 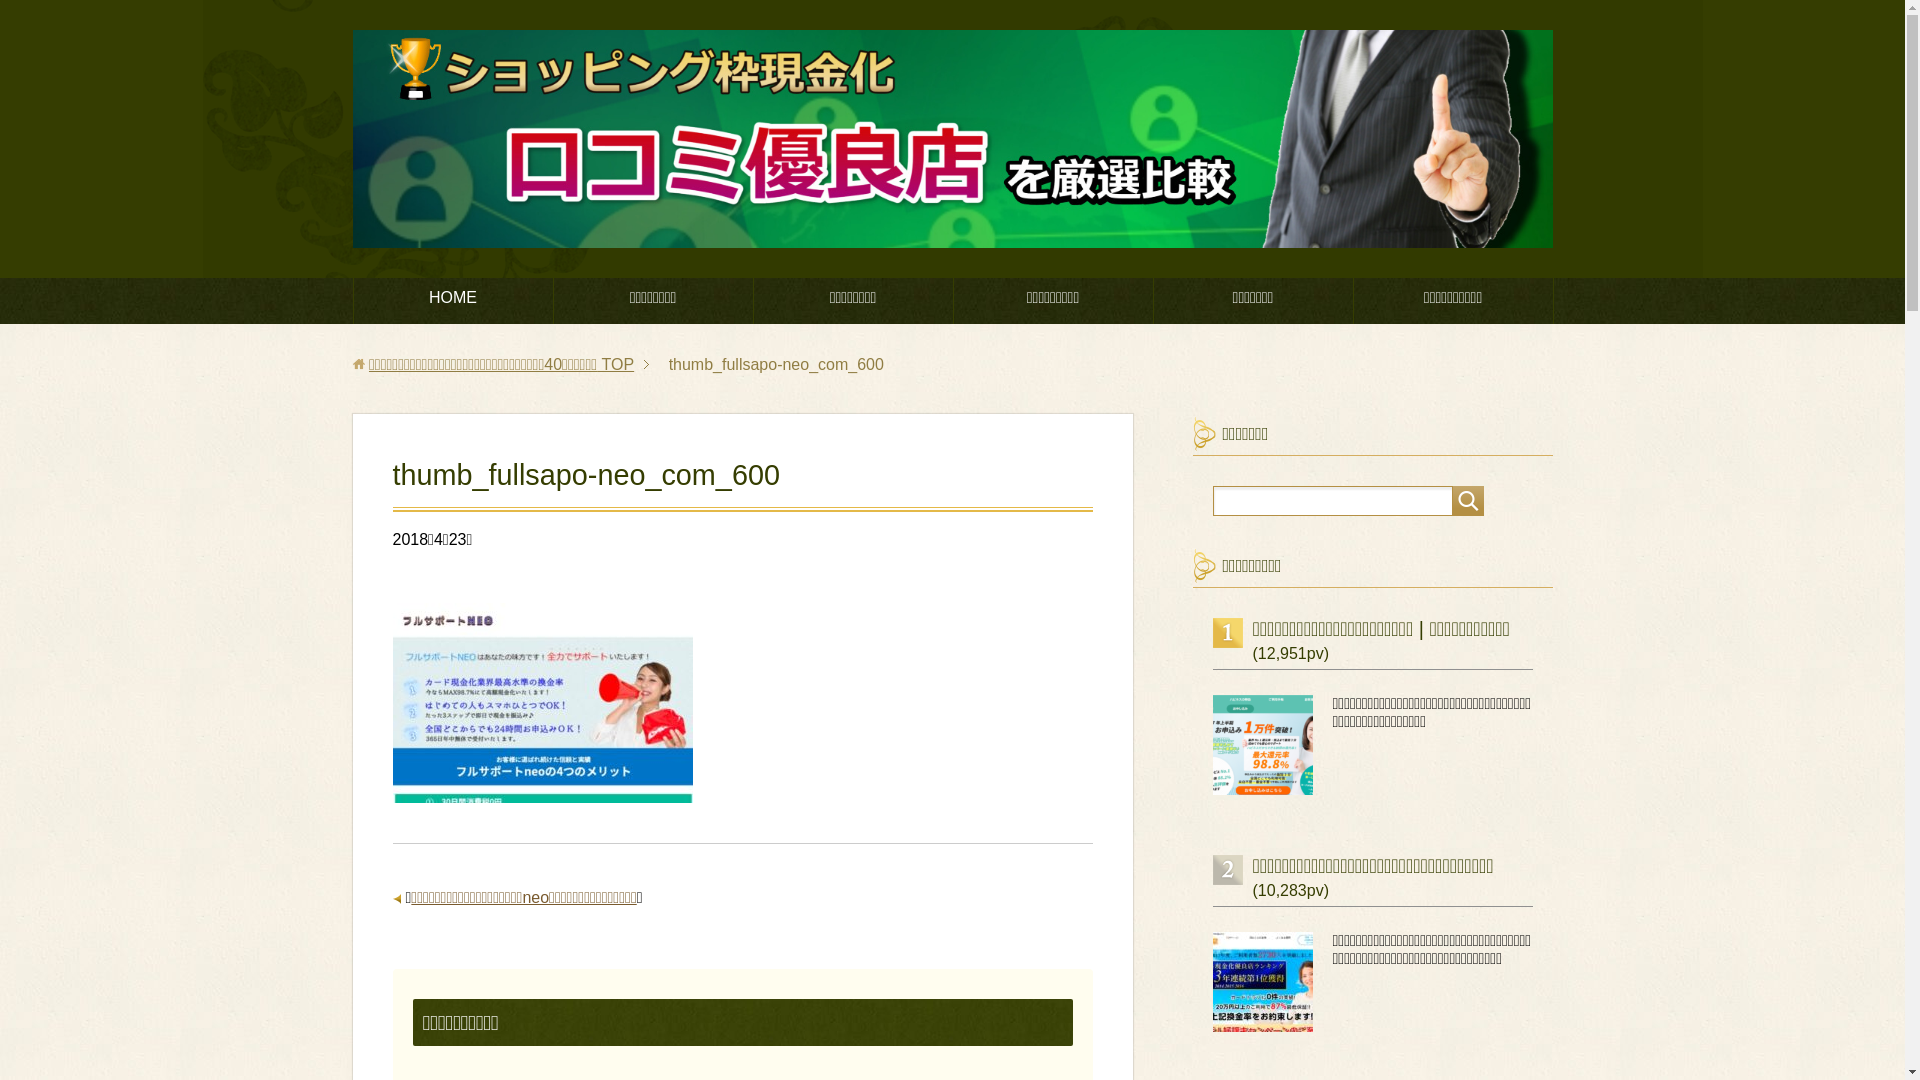 I want to click on 'HOME', so click(x=354, y=300).